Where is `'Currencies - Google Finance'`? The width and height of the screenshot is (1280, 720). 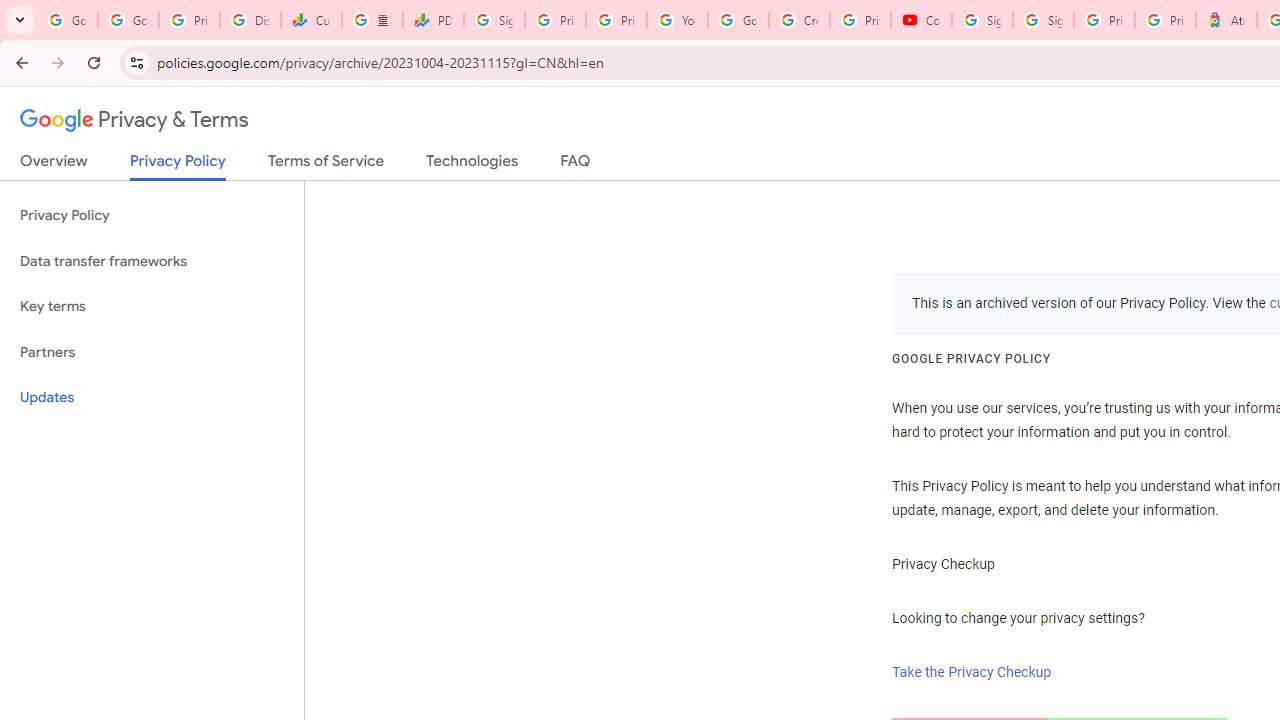
'Currencies - Google Finance' is located at coordinates (310, 20).